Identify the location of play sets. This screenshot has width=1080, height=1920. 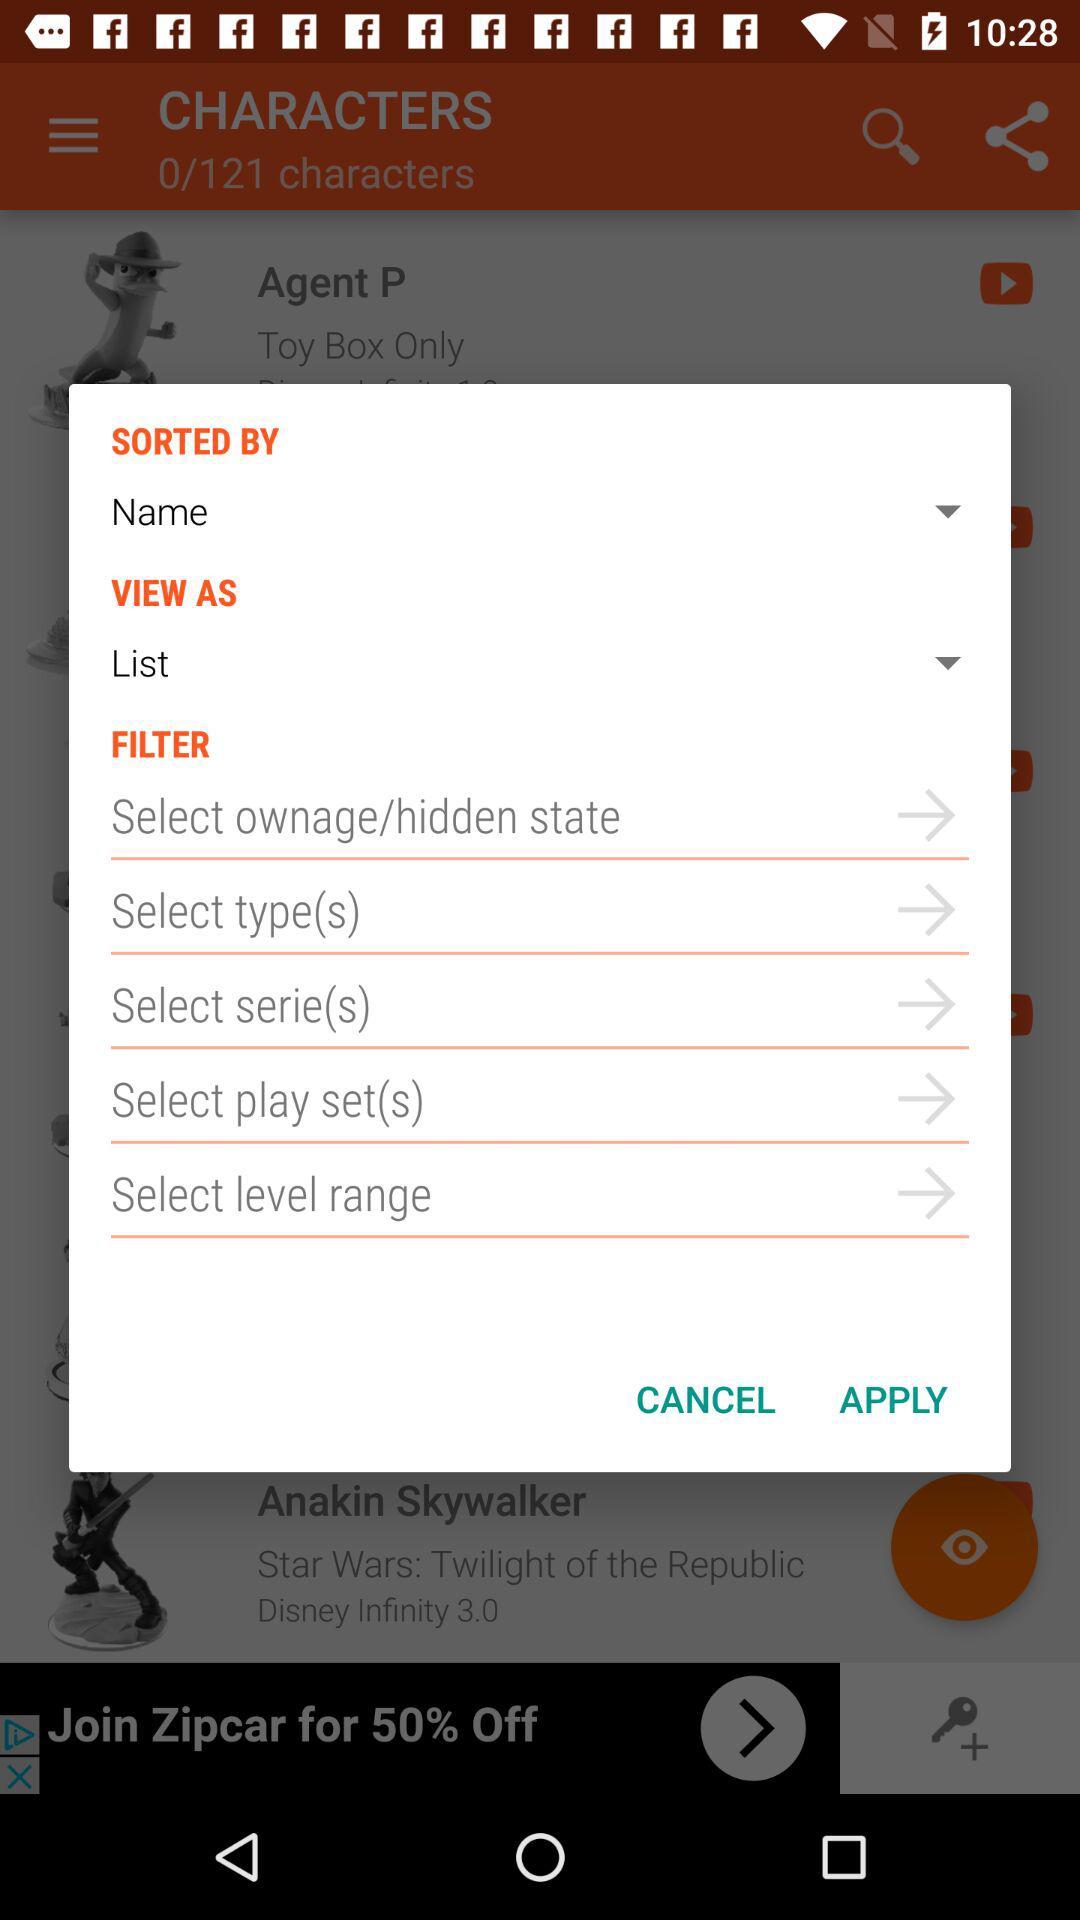
(540, 1097).